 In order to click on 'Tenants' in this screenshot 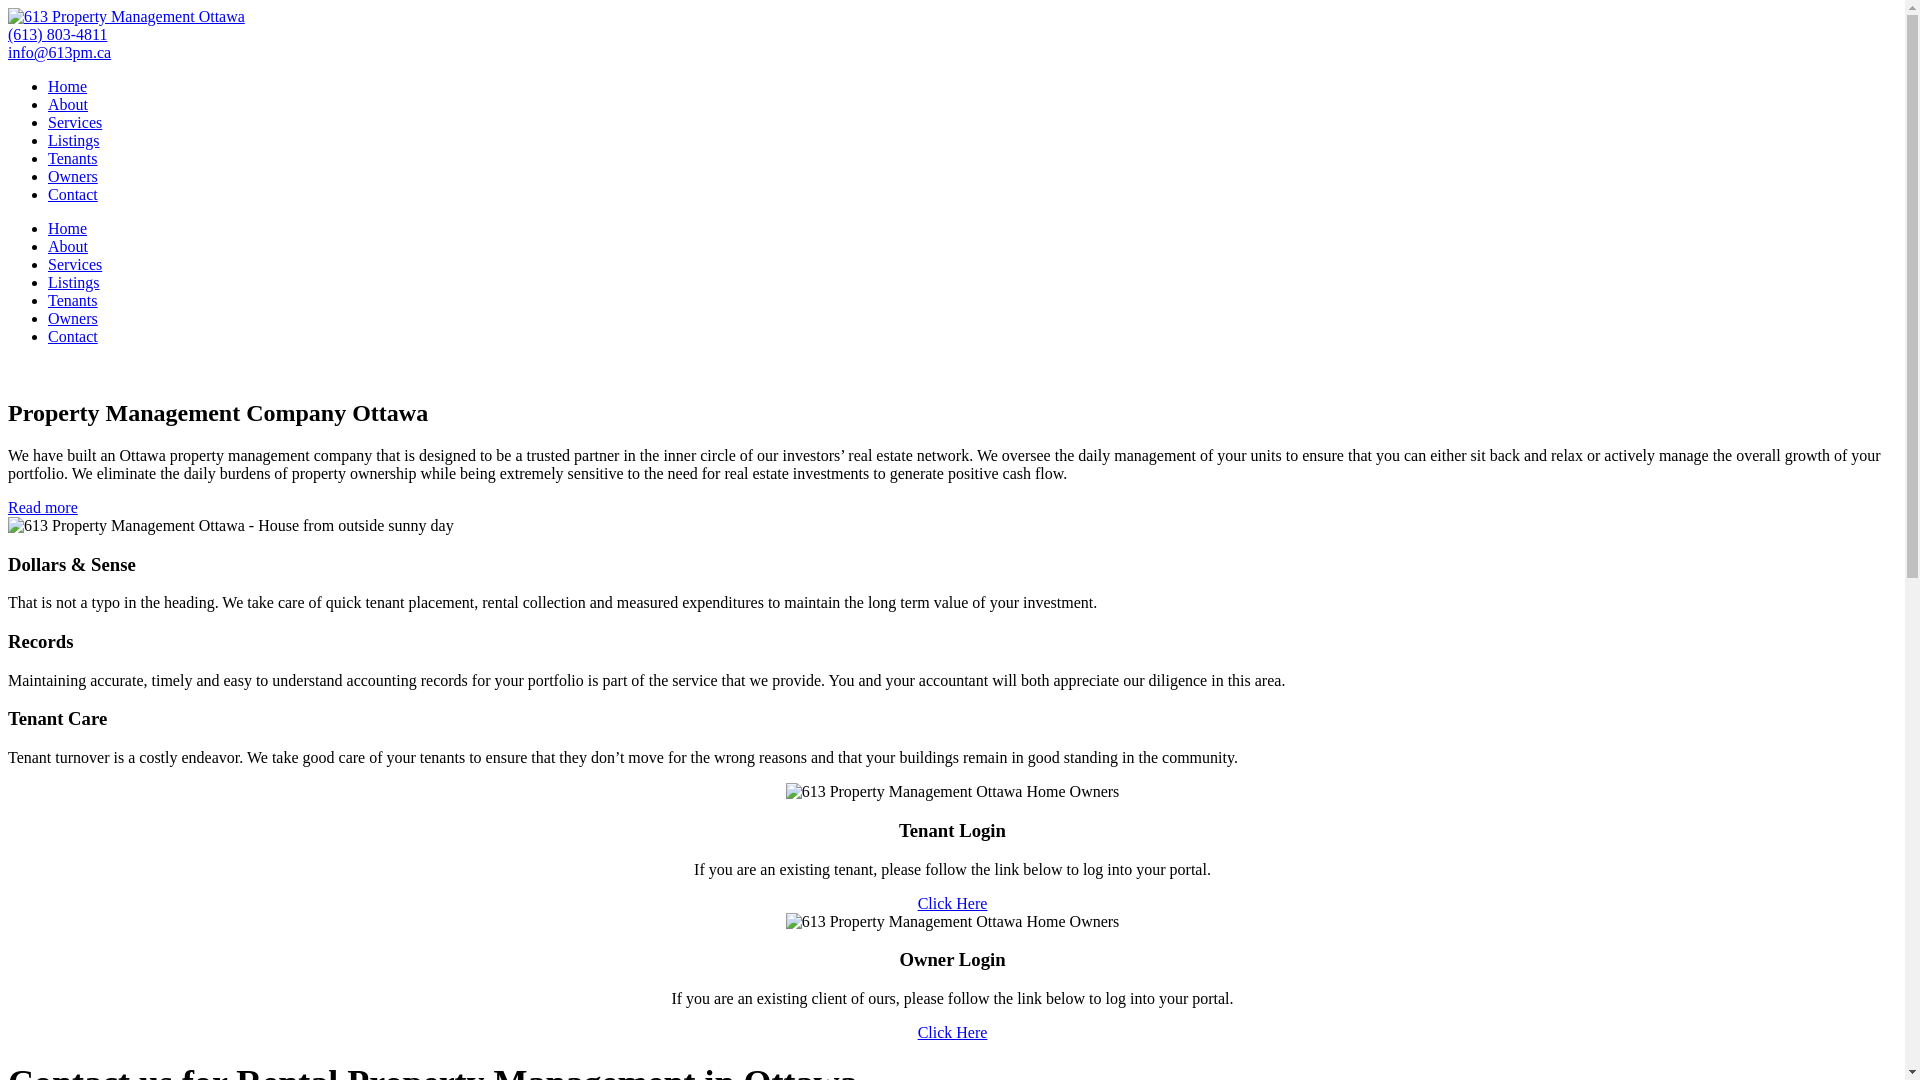, I will do `click(72, 300)`.